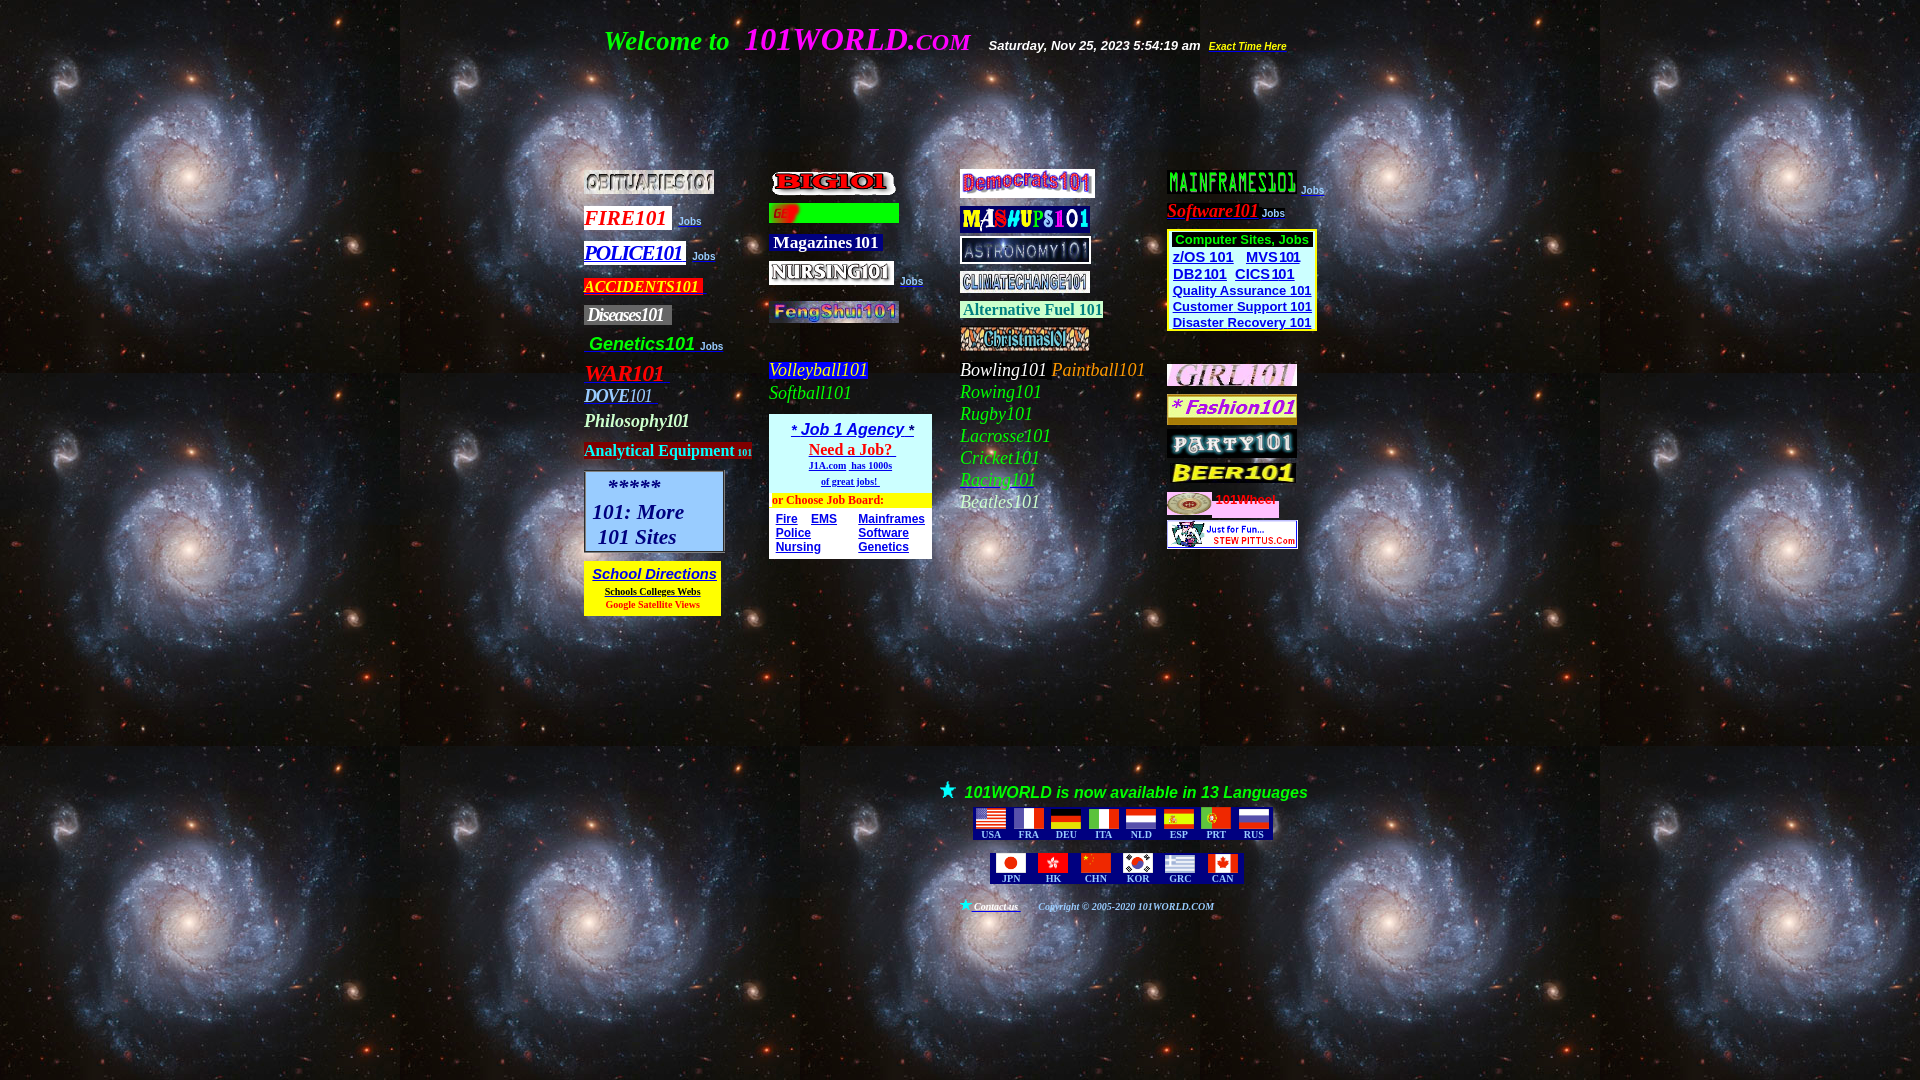  I want to click on 'J1A.com', so click(828, 465).